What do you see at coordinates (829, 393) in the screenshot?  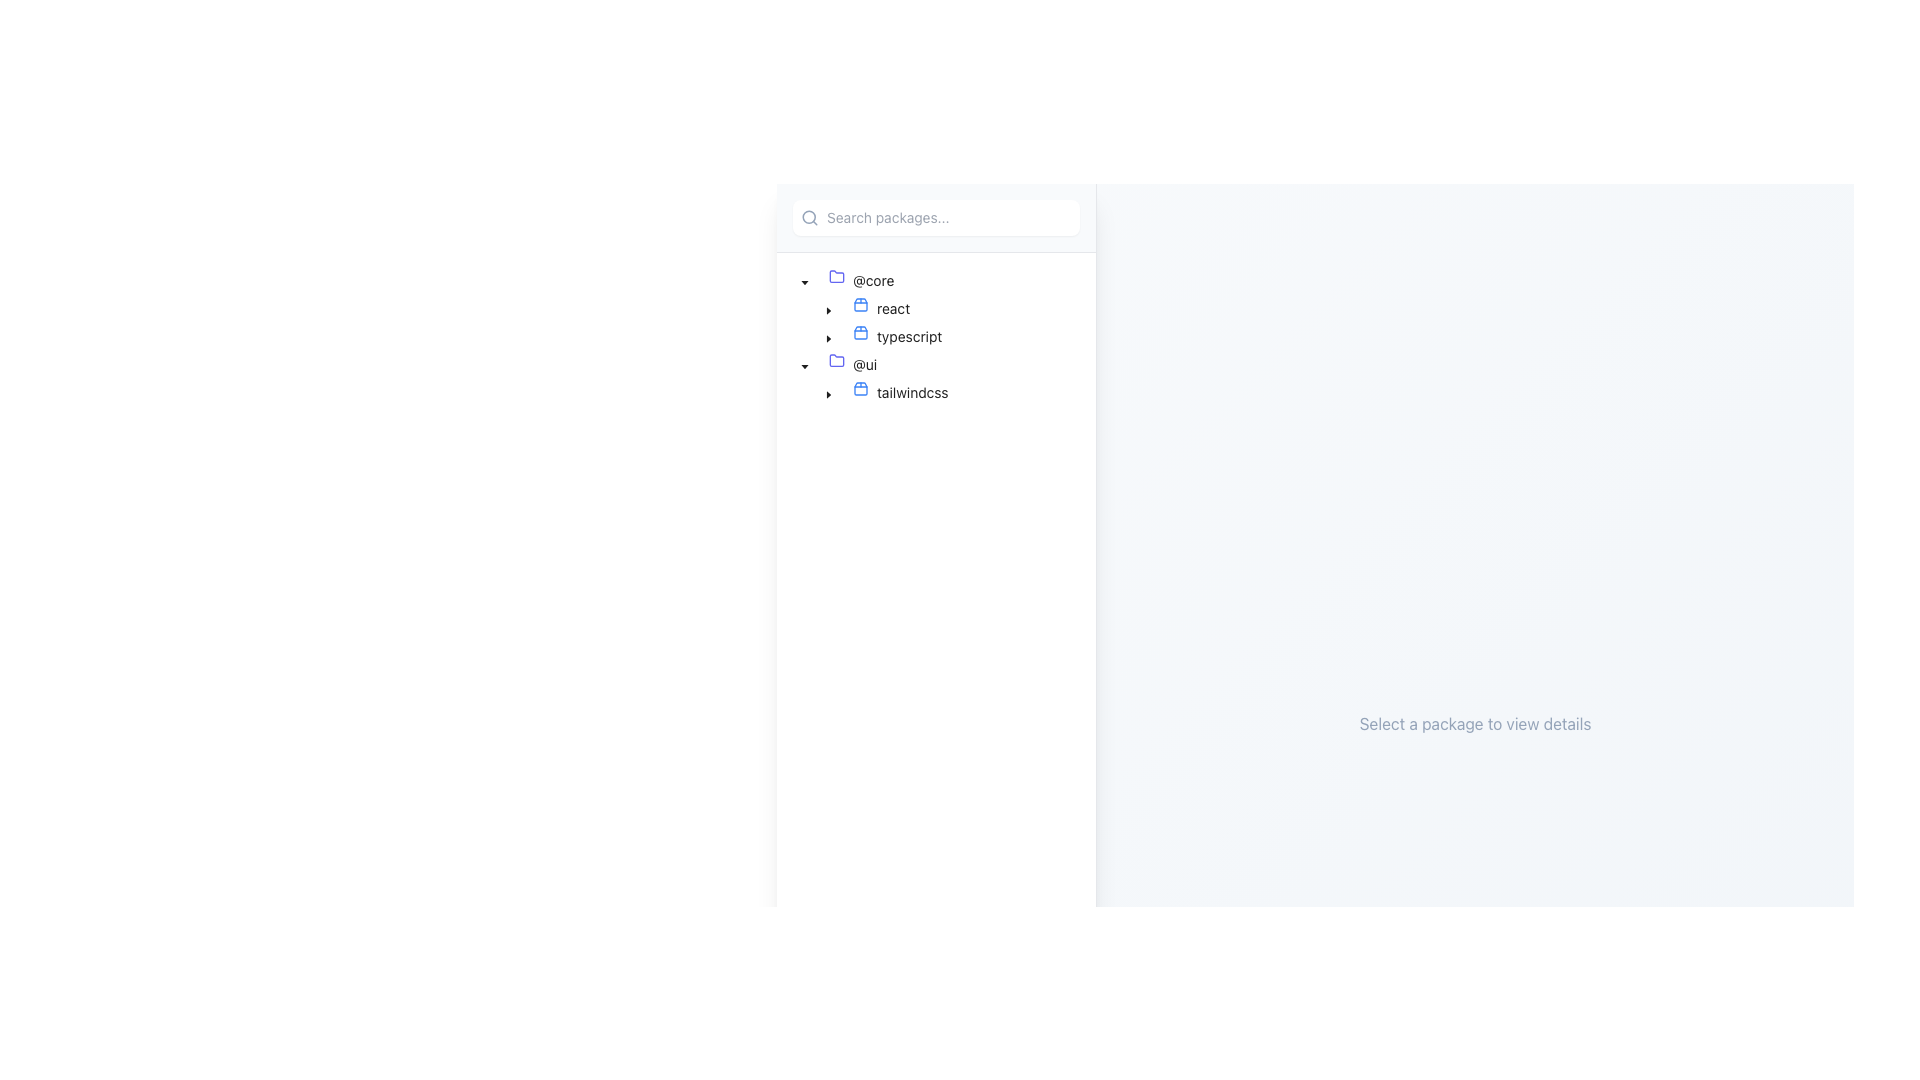 I see `the Tree switcher icon next to the 'tailwindcss' label under the '@ui' folder` at bounding box center [829, 393].